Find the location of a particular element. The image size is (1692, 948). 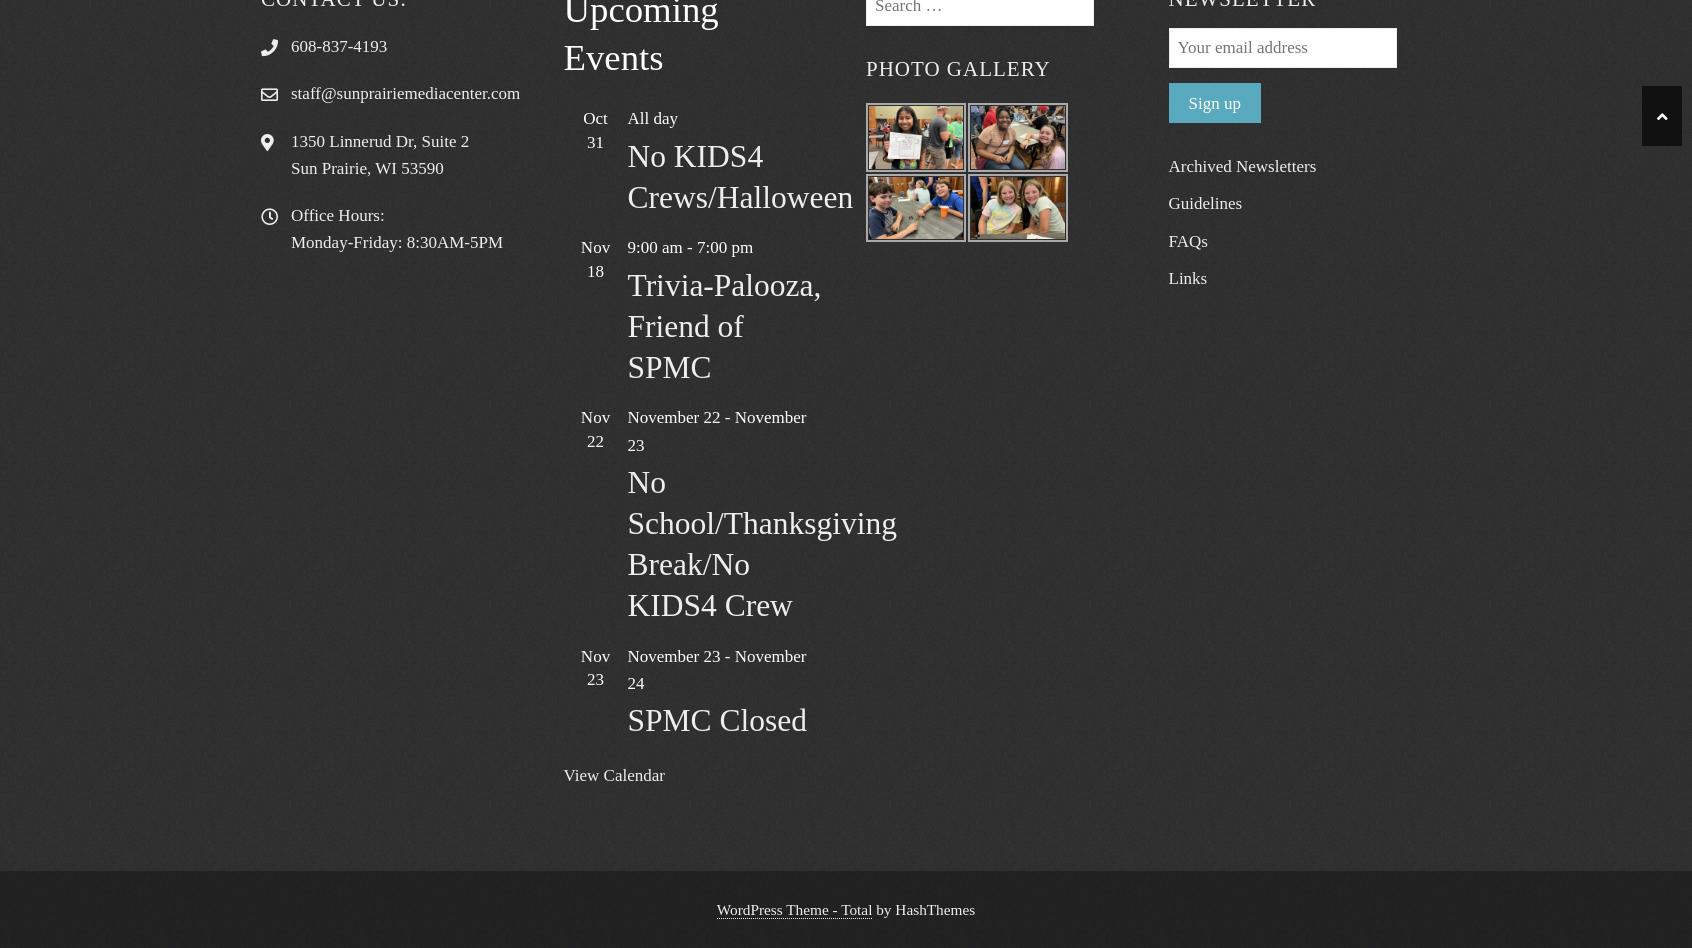

'Guidelines' is located at coordinates (1205, 202).